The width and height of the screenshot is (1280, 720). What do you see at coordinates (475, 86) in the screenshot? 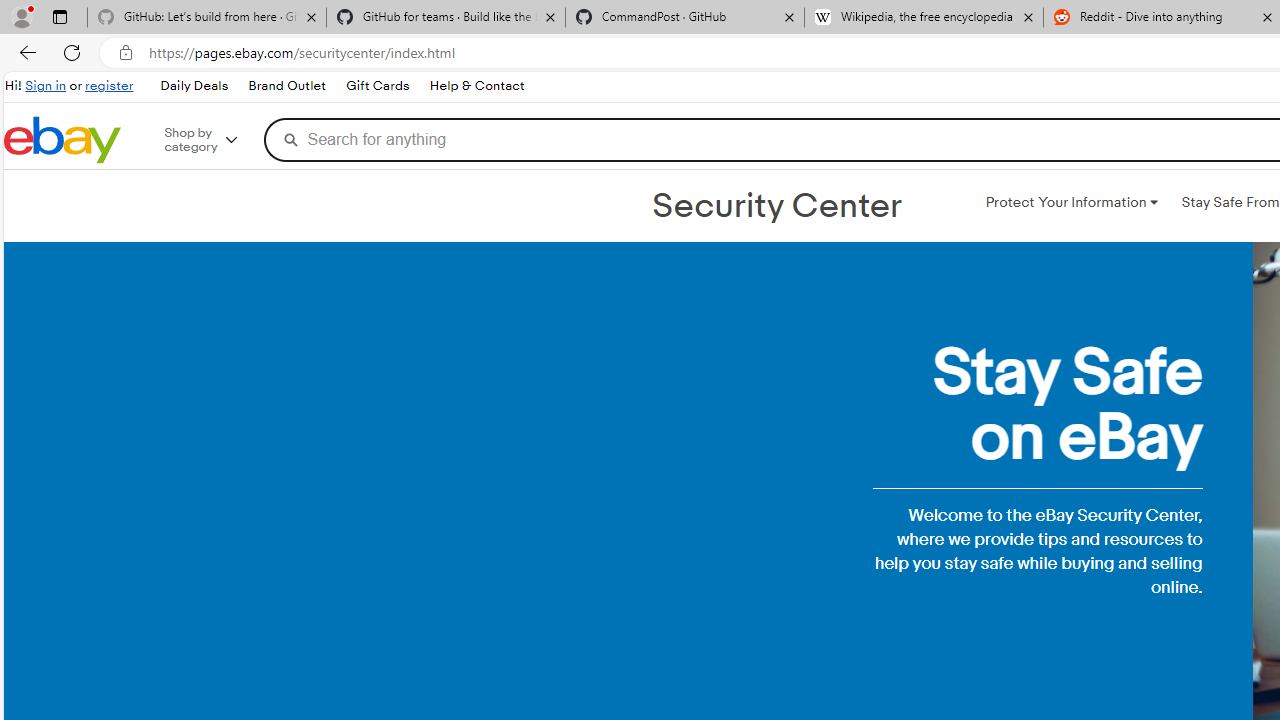
I see `'Help & Contact'` at bounding box center [475, 86].